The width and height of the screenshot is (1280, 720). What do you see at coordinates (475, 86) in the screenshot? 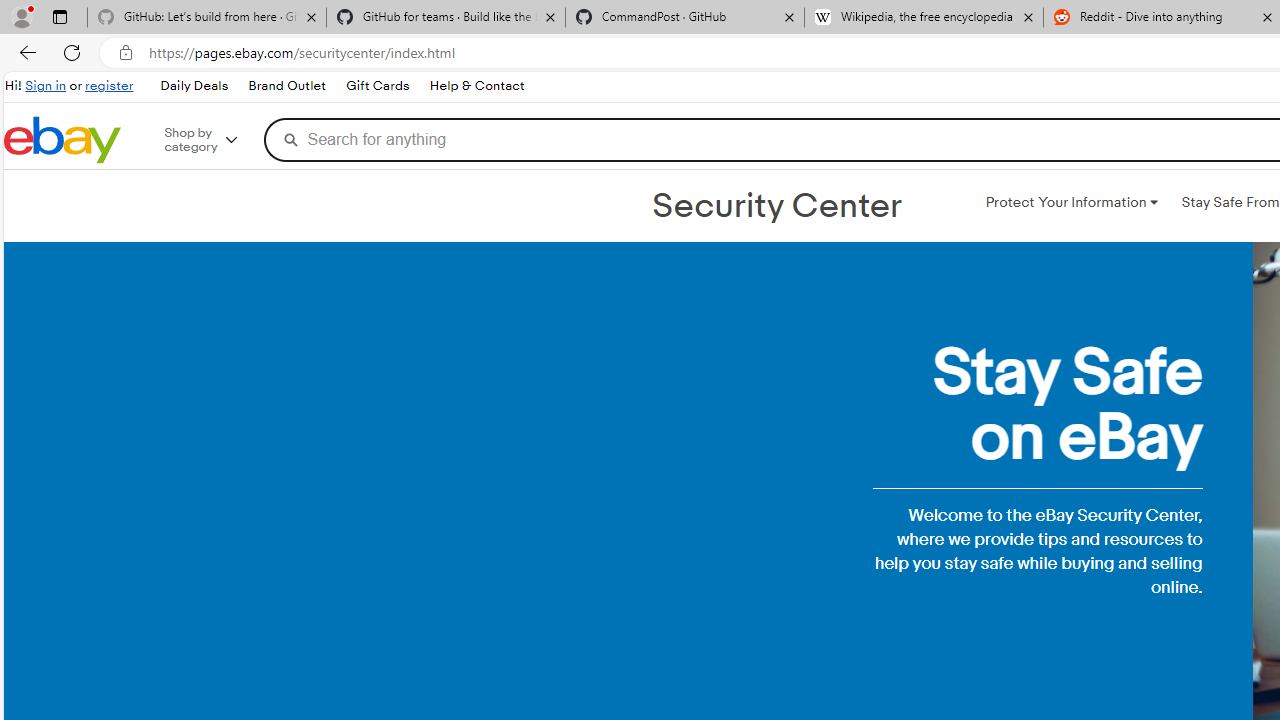
I see `'Help & Contact'` at bounding box center [475, 86].